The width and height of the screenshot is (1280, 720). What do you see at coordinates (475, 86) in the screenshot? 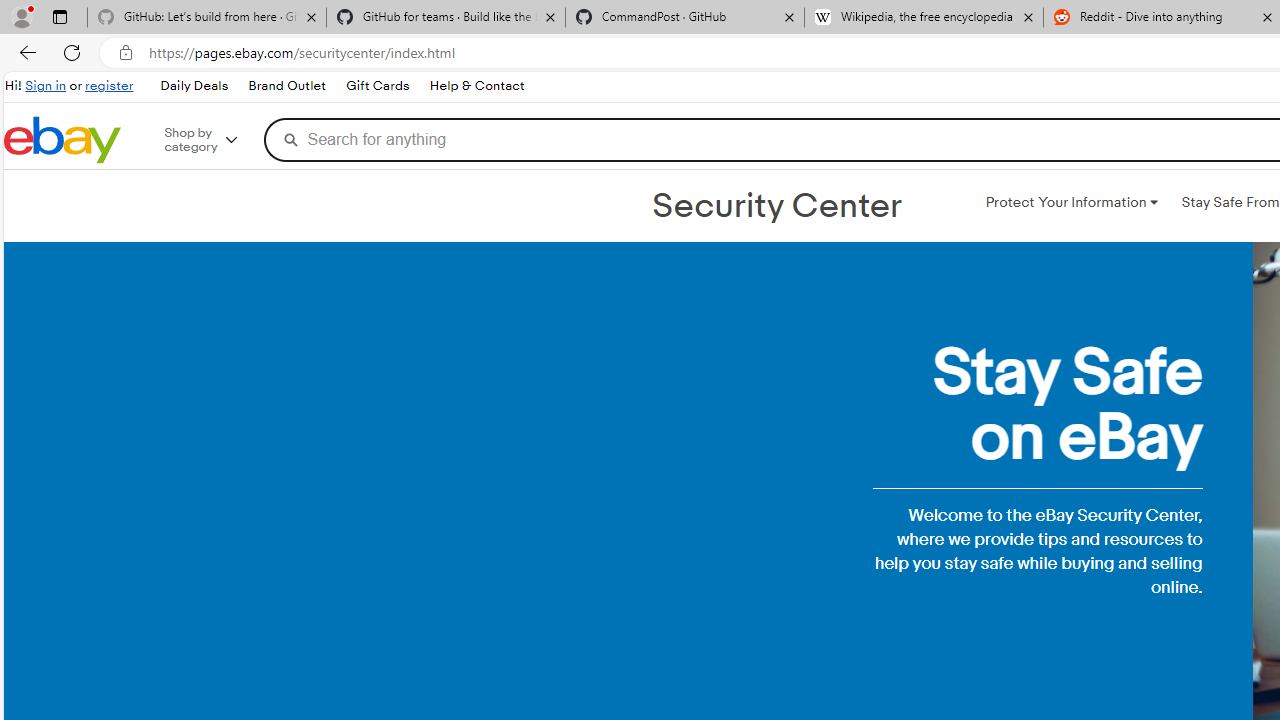
I see `'Help & Contact'` at bounding box center [475, 86].